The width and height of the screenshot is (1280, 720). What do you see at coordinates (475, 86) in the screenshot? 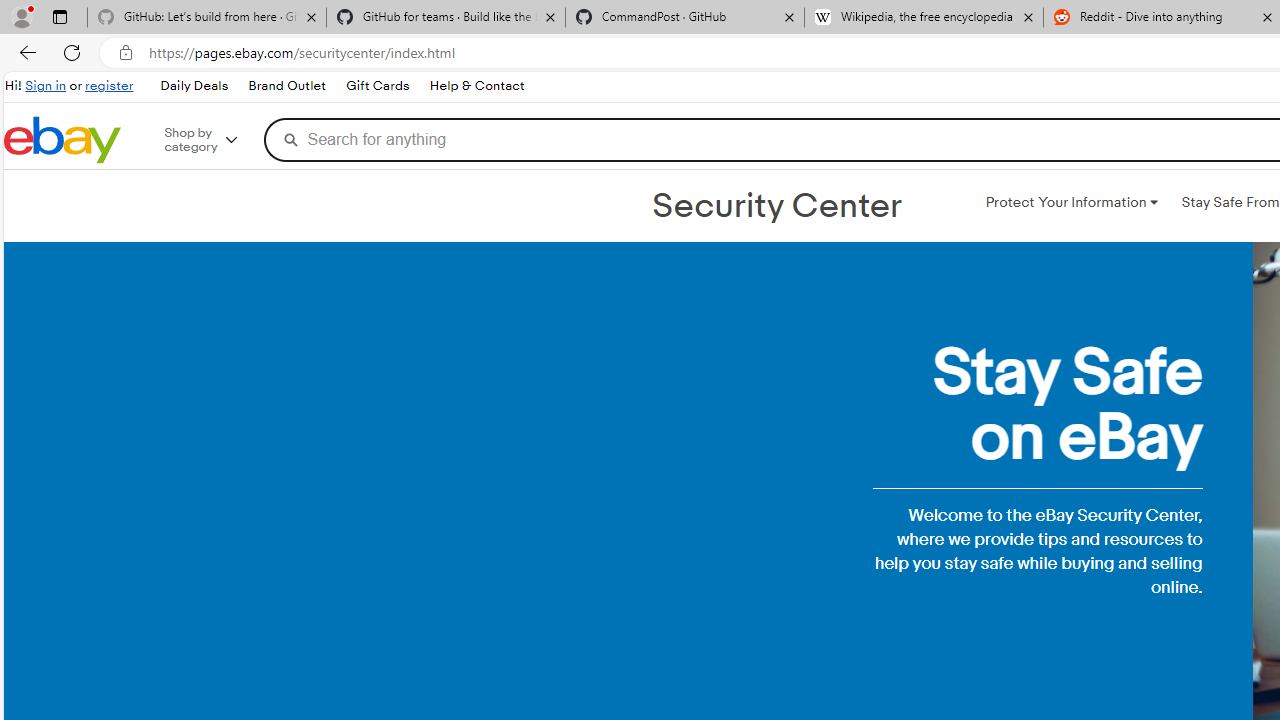
I see `'Help & Contact'` at bounding box center [475, 86].